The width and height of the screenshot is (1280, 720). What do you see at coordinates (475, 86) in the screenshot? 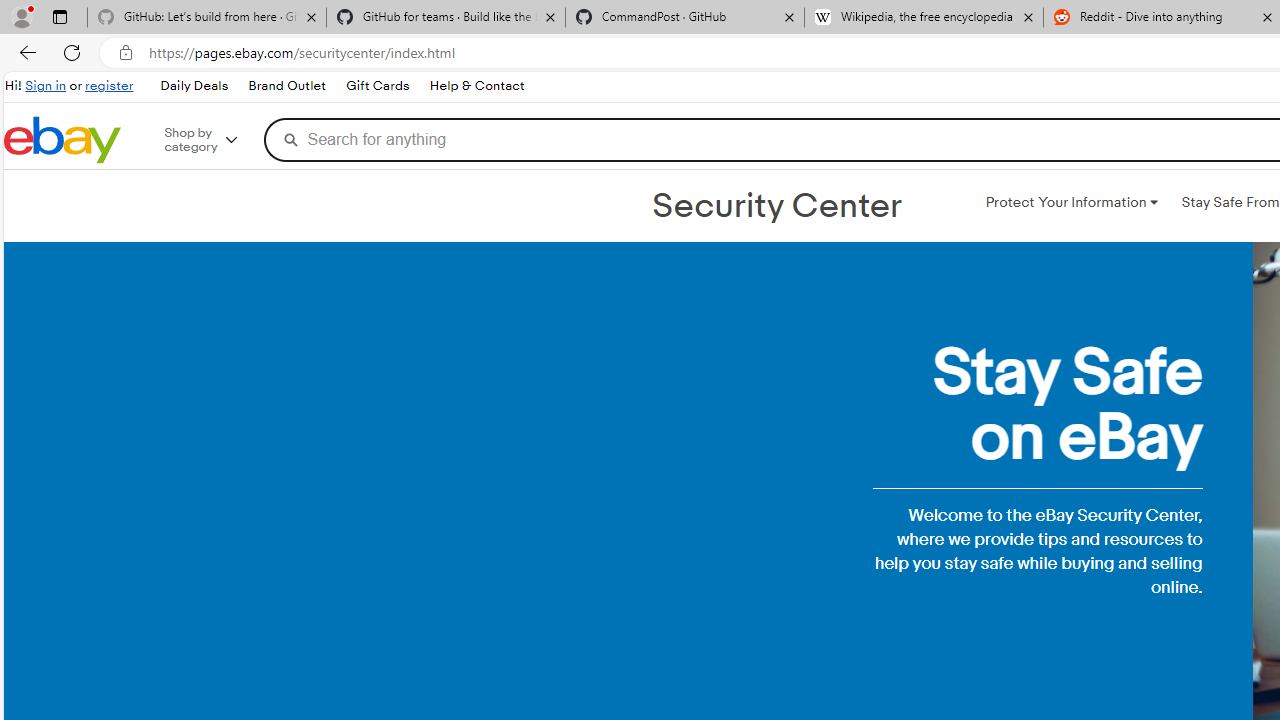
I see `'Help & Contact'` at bounding box center [475, 86].